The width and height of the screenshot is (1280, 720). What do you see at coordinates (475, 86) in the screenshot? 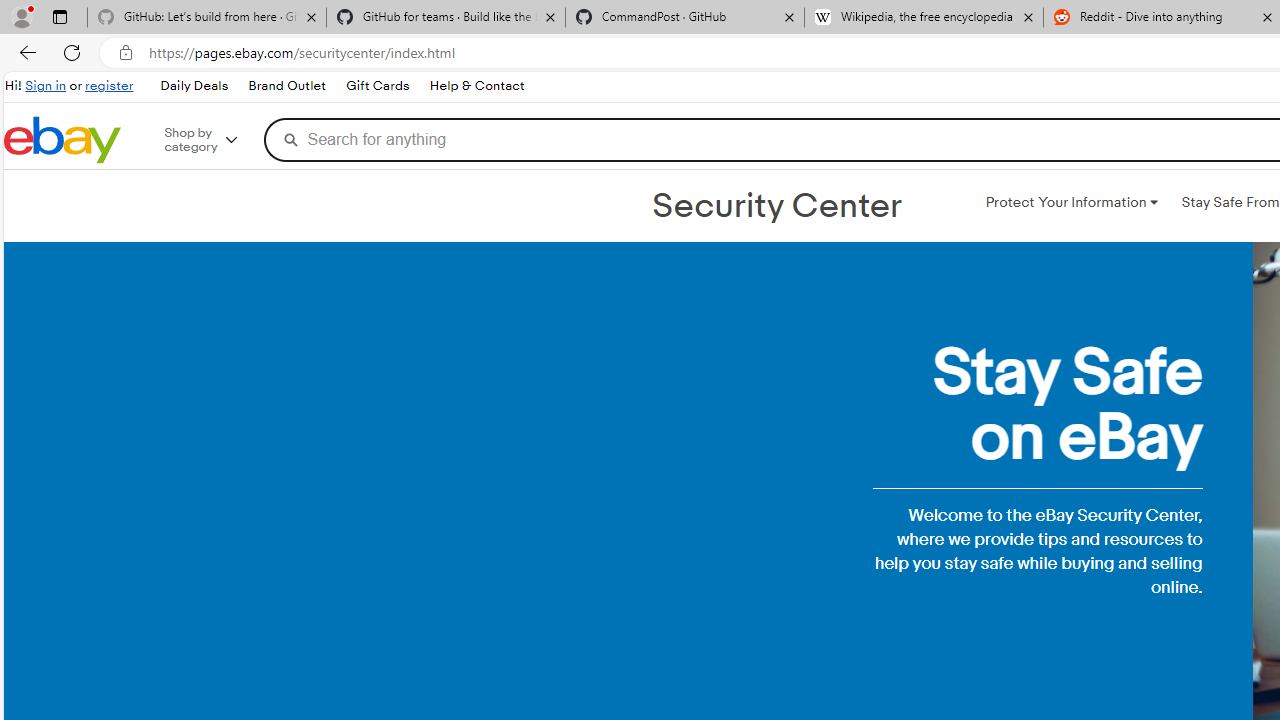
I see `'Help & Contact'` at bounding box center [475, 86].